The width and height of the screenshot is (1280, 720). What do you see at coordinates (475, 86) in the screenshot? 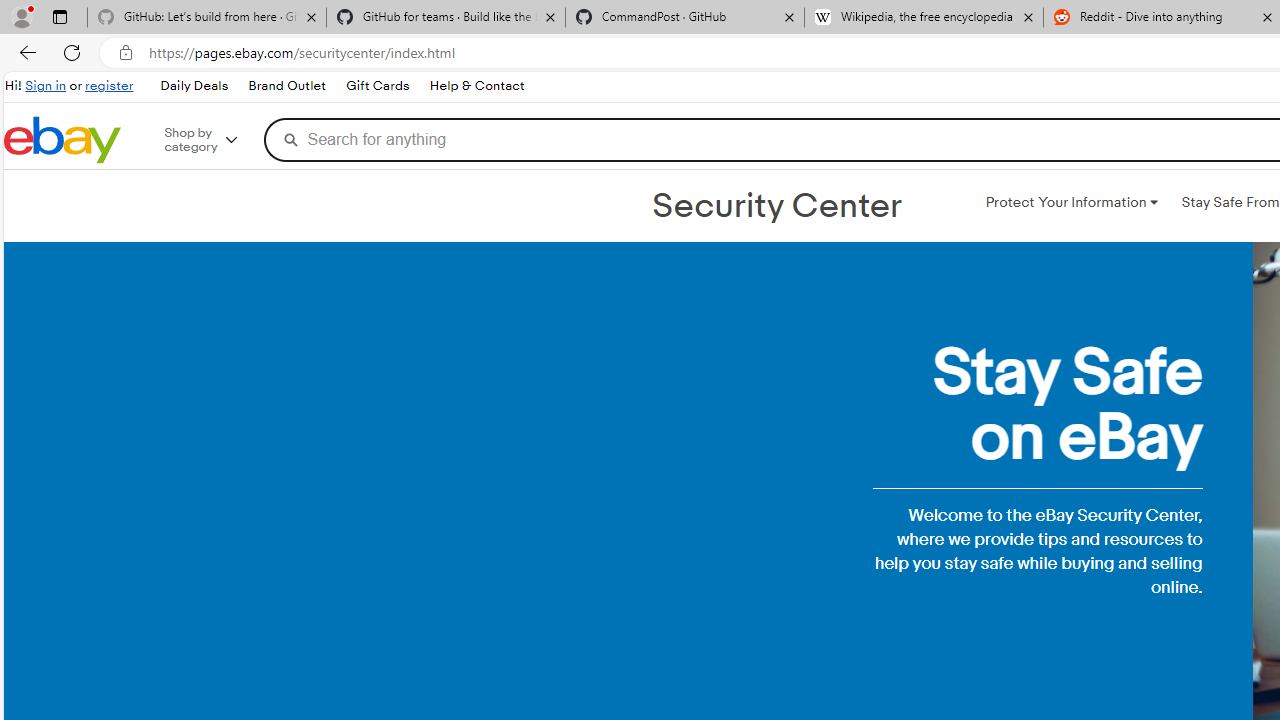
I see `'Help & Contact'` at bounding box center [475, 86].